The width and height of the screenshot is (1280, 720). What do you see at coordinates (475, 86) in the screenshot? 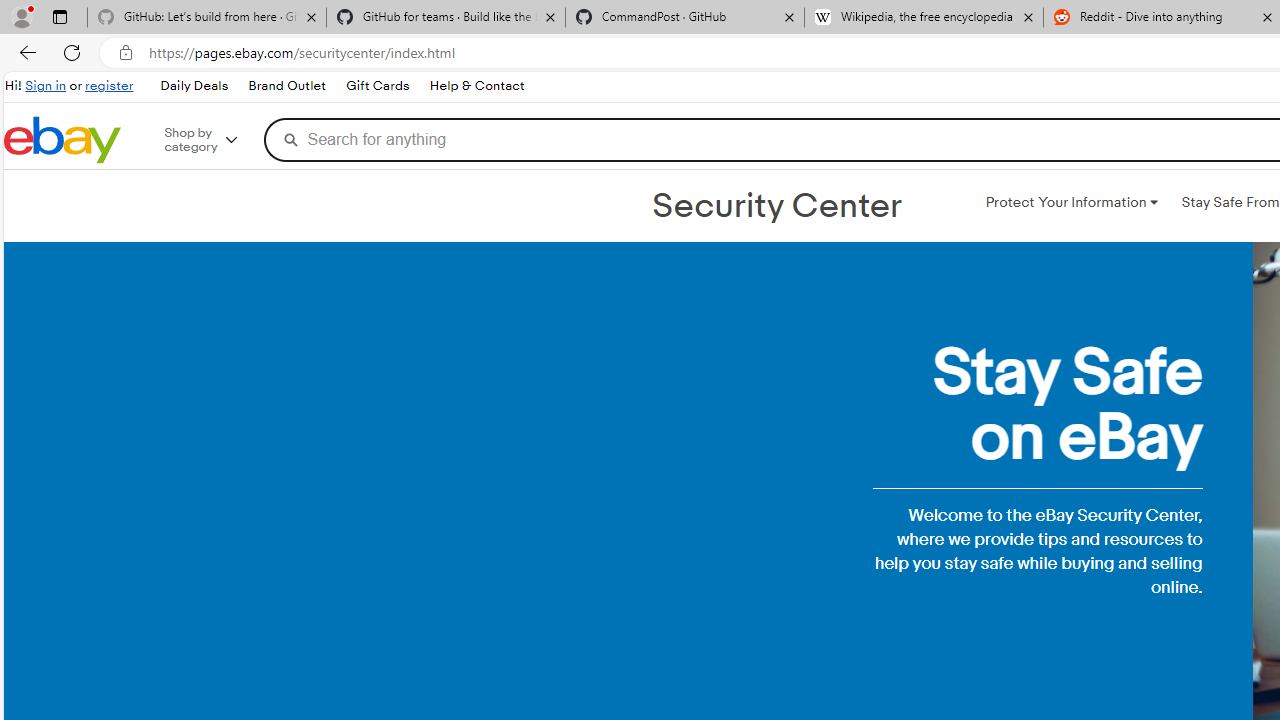
I see `'Help & Contact'` at bounding box center [475, 86].